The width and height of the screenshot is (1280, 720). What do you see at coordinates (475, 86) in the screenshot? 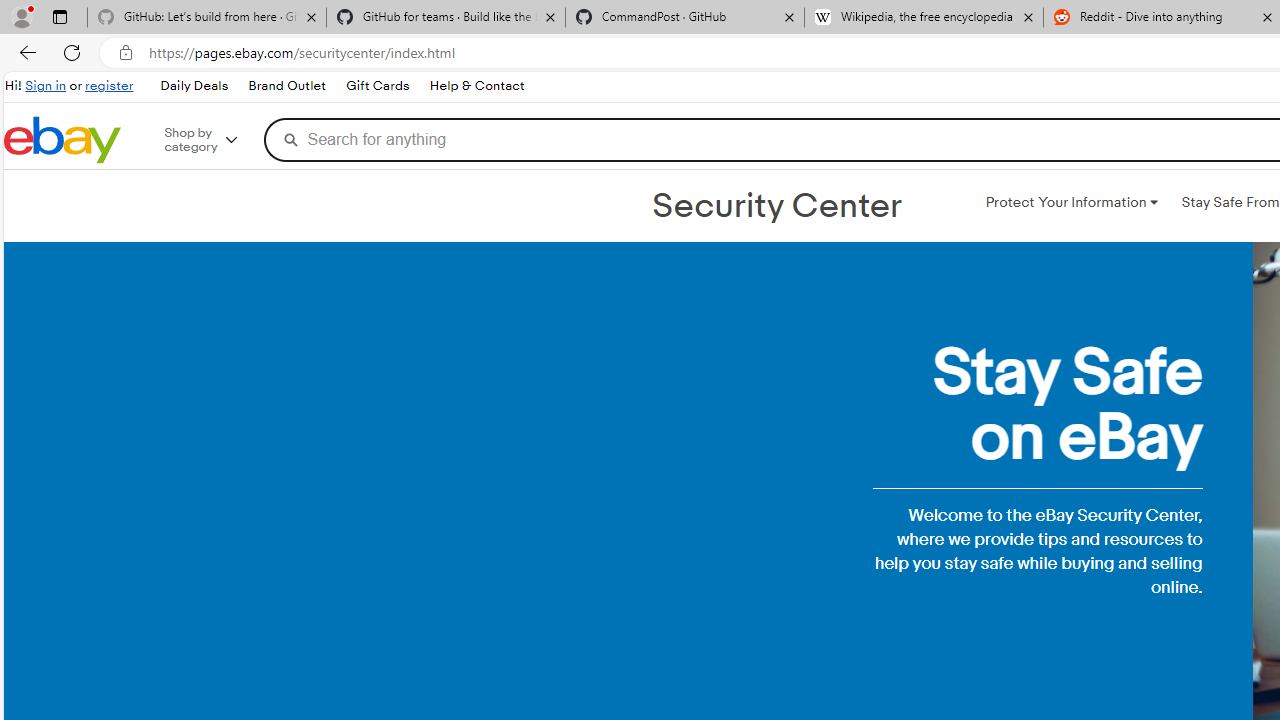
I see `'Help & Contact'` at bounding box center [475, 86].